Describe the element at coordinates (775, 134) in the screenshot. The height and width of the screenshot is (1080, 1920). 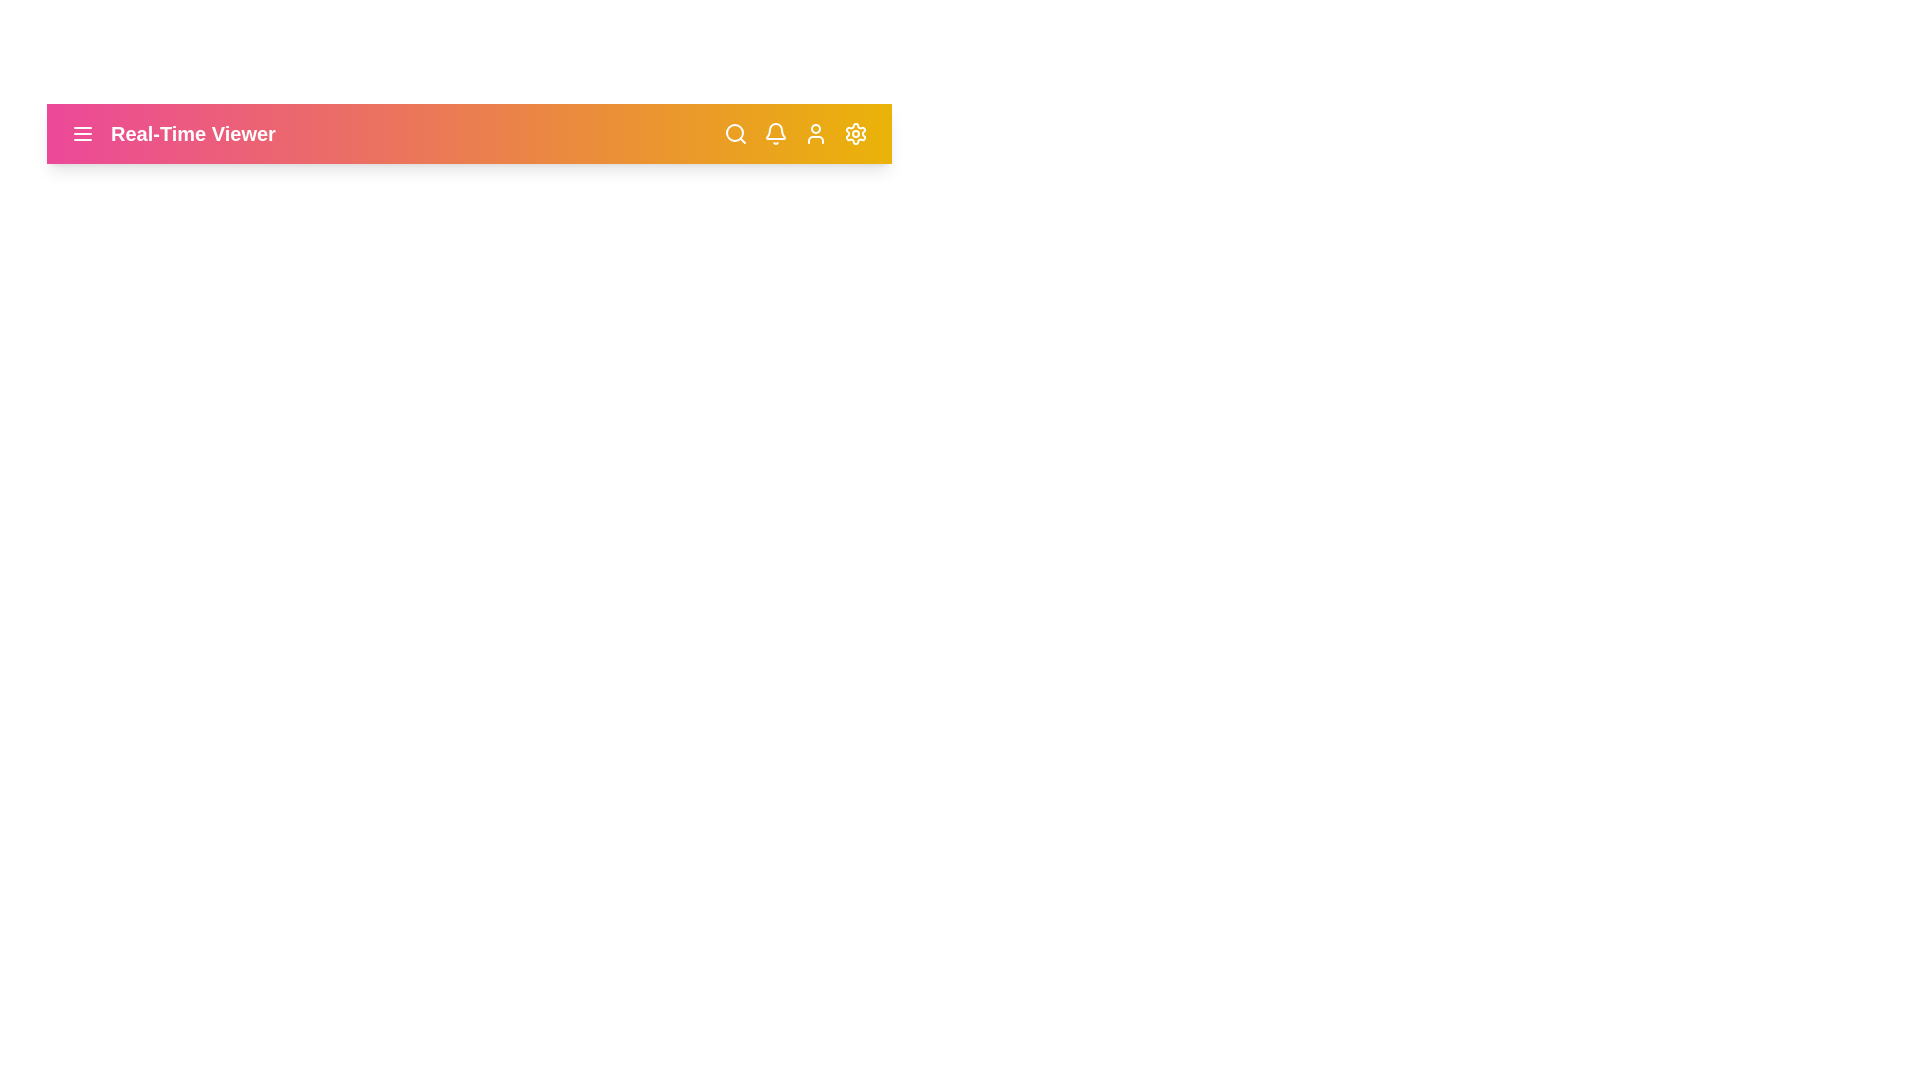
I see `the bell icon to view notifications` at that location.